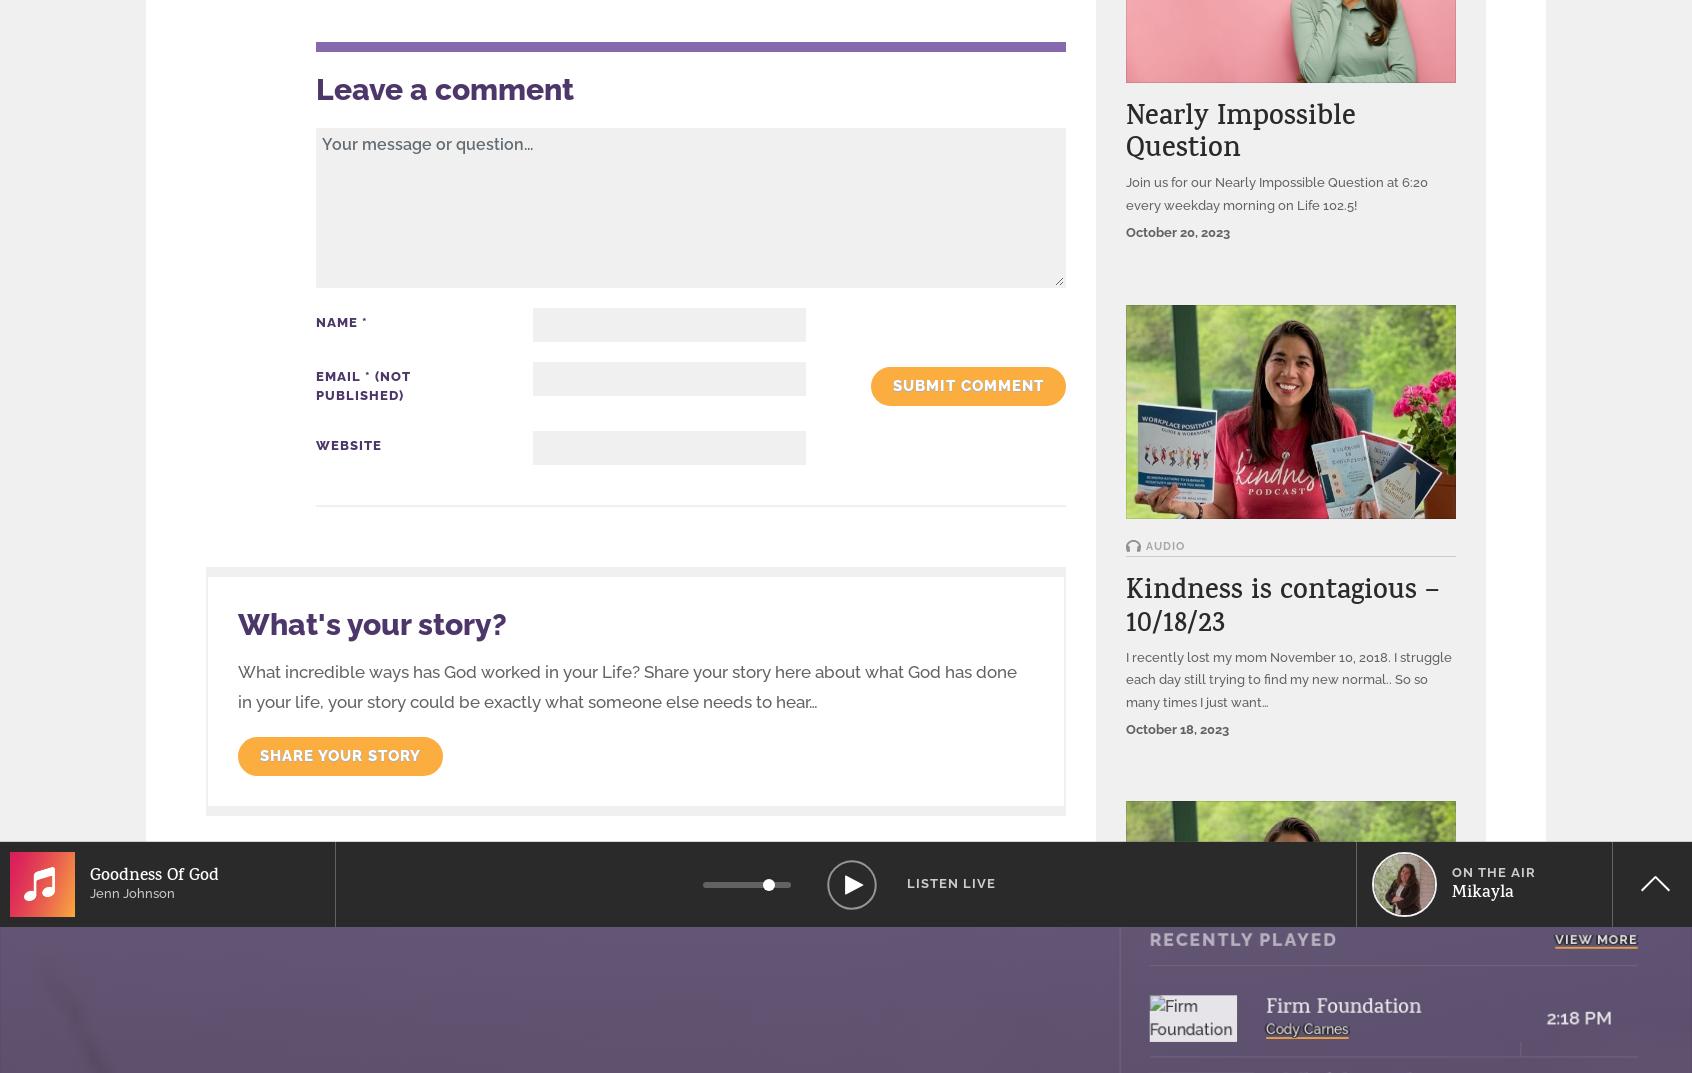 This screenshot has height=1073, width=1692. I want to click on 'Leave a comment', so click(443, 89).